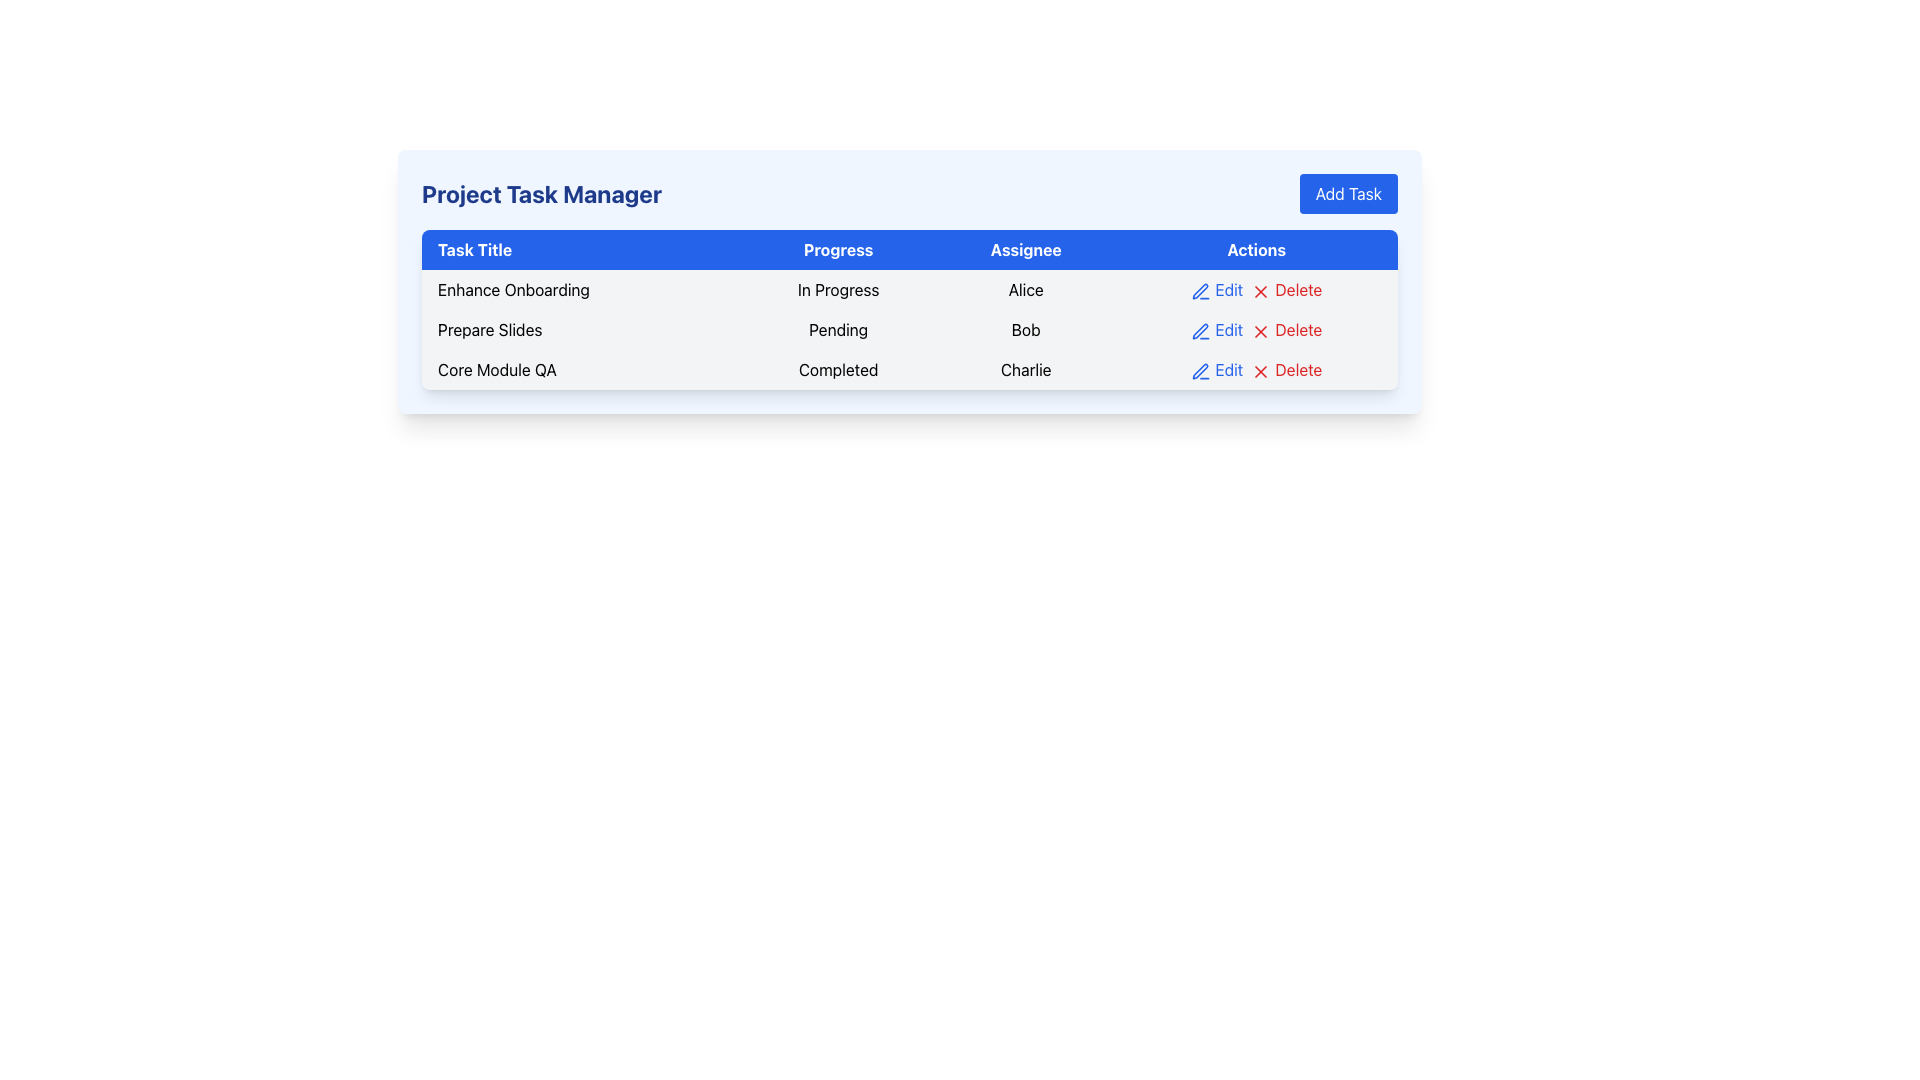 The image size is (1920, 1080). What do you see at coordinates (1200, 371) in the screenshot?
I see `the 'Edit' icon in the 'Actions' column of the table for the task titled 'Core Module QA'` at bounding box center [1200, 371].